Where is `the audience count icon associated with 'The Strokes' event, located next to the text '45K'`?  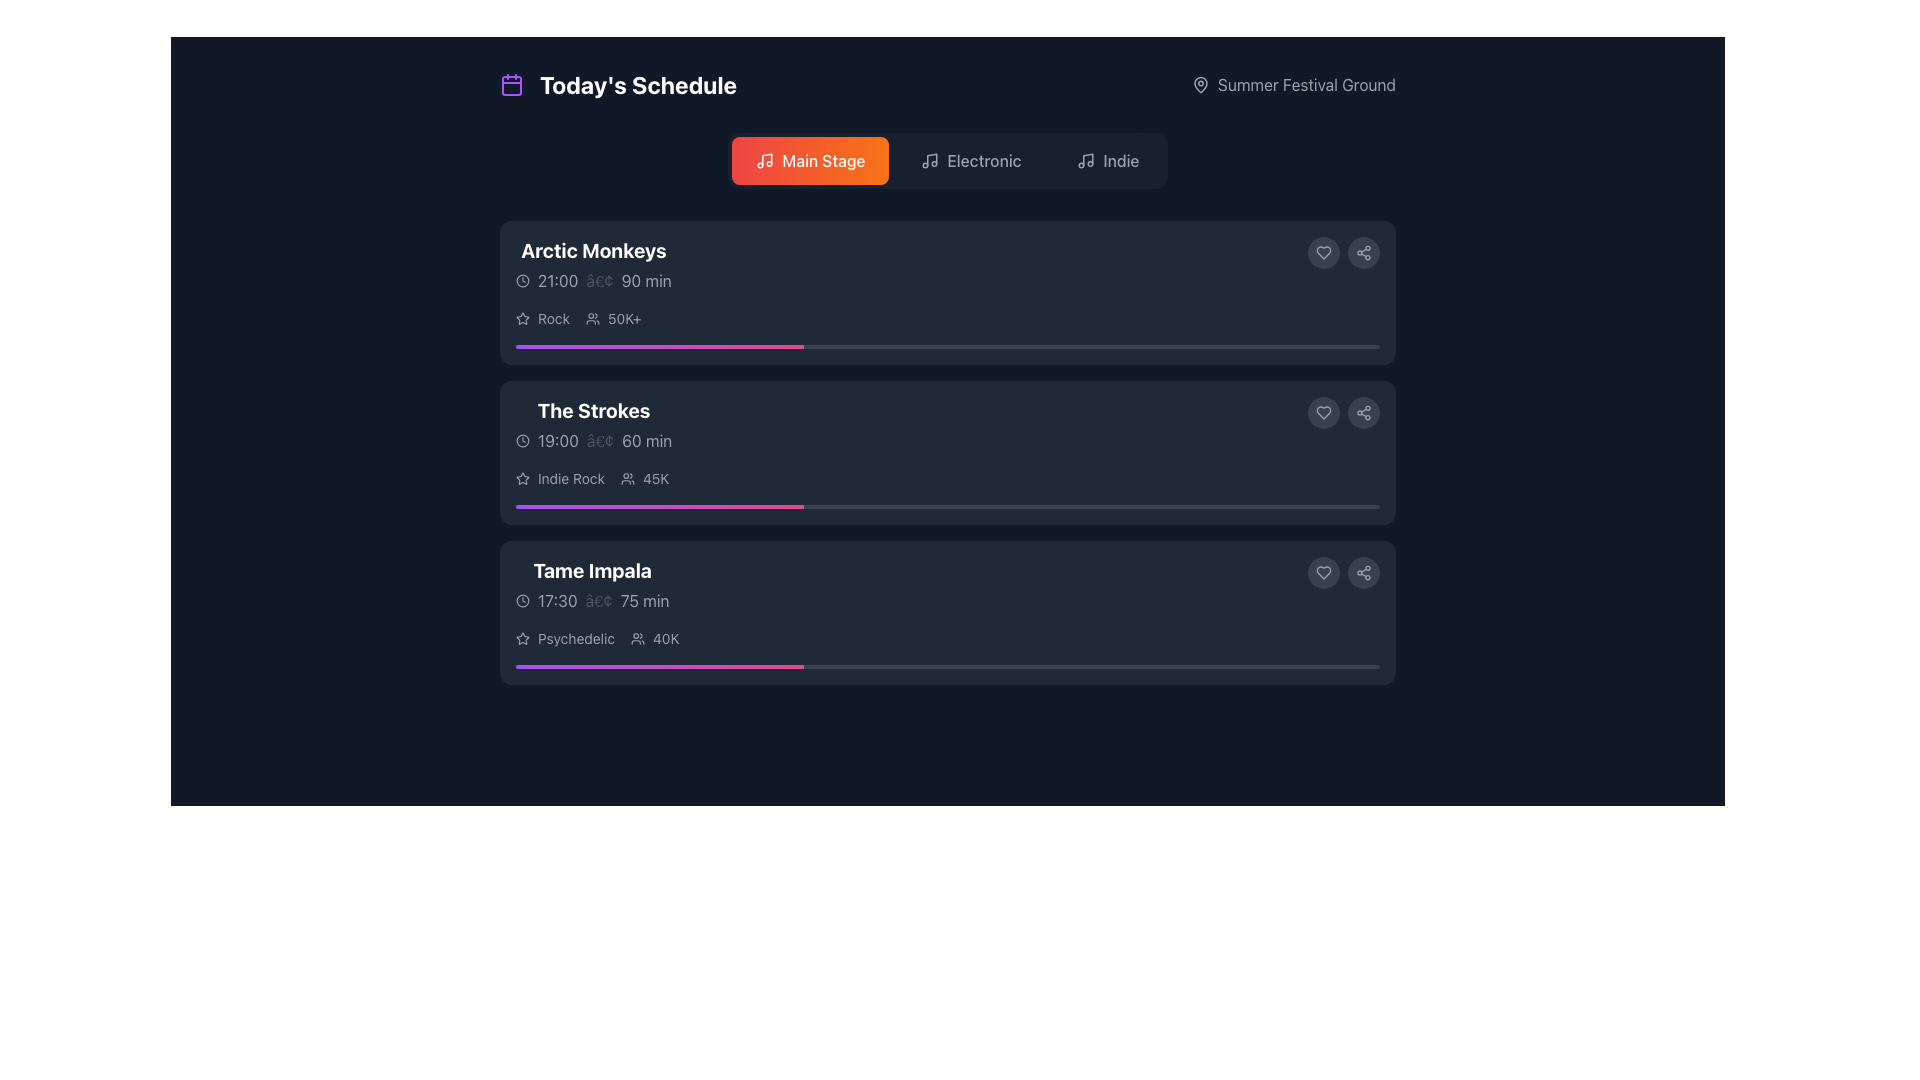
the audience count icon associated with 'The Strokes' event, located next to the text '45K' is located at coordinates (627, 478).